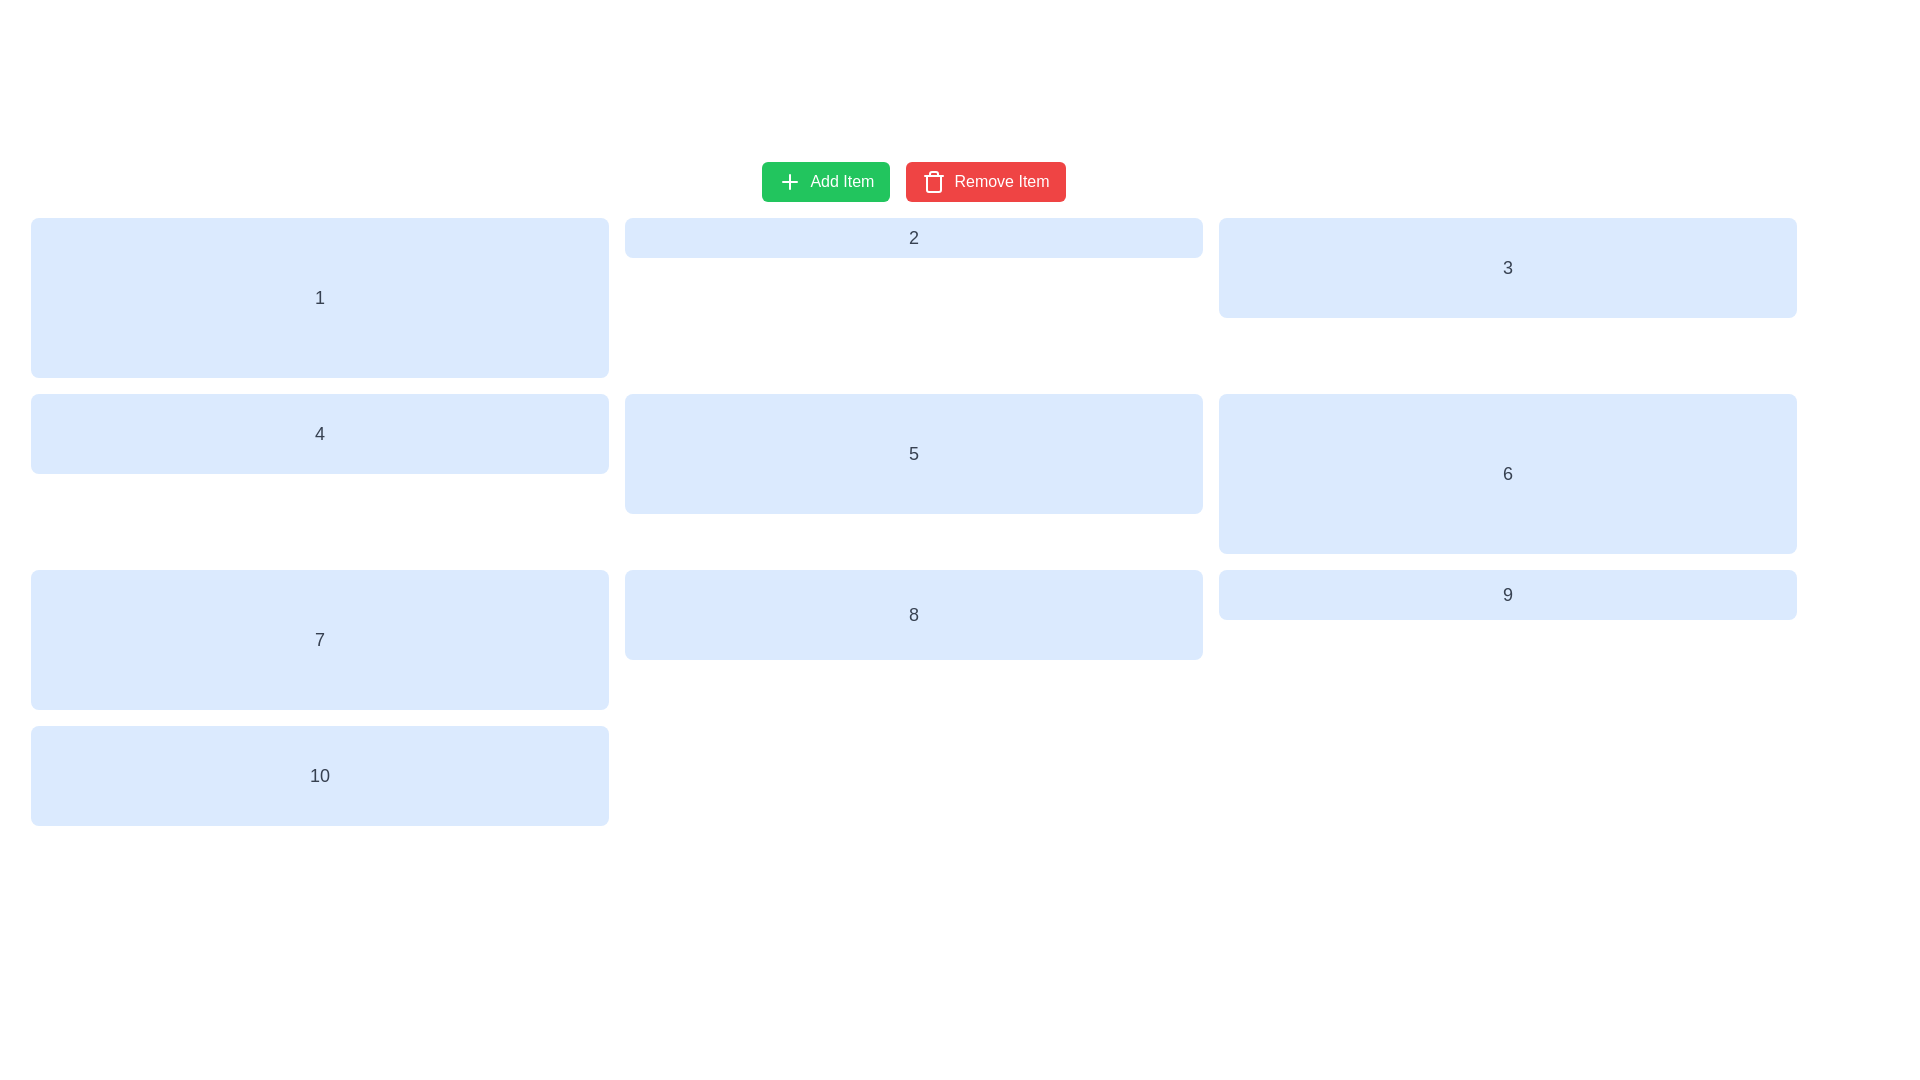 The width and height of the screenshot is (1920, 1080). What do you see at coordinates (1507, 593) in the screenshot?
I see `the Static Text Label displaying the number '9', which is a blue rectangular block with dark gray text, located in the third column of the fourth row in a 3-column grid layout` at bounding box center [1507, 593].